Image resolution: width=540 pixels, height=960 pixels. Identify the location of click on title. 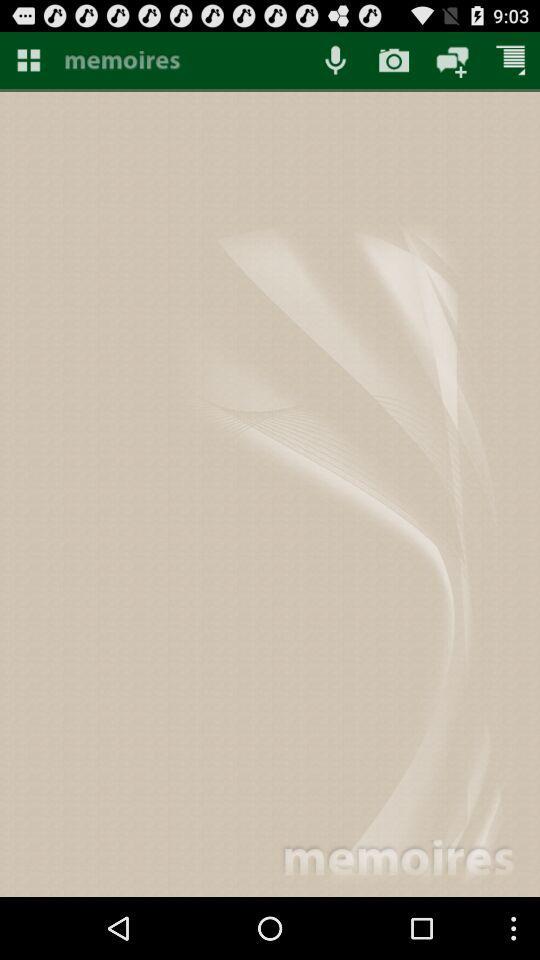
(182, 61).